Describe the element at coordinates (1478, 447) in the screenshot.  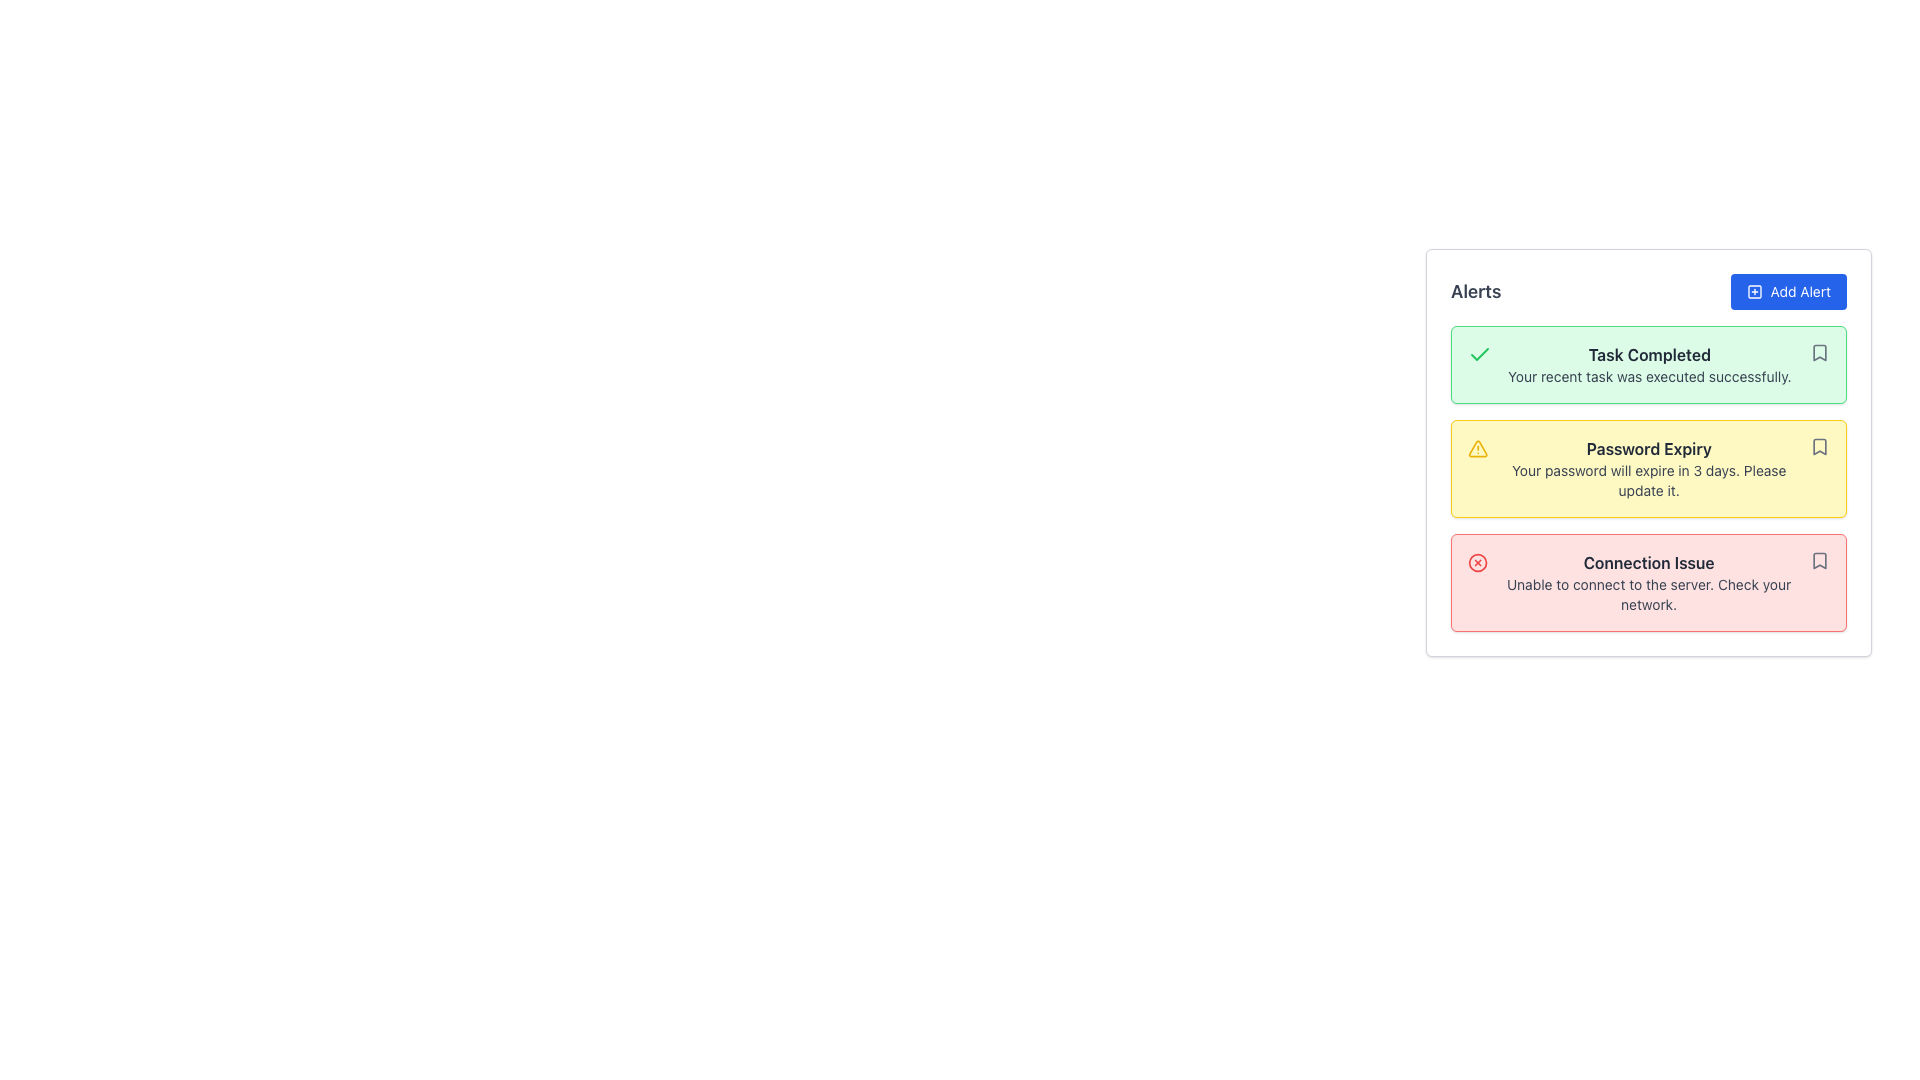
I see `the yellow triangular alert icon located to the left of the 'Password Expiry' notification in the alerts grouping for more information` at that location.